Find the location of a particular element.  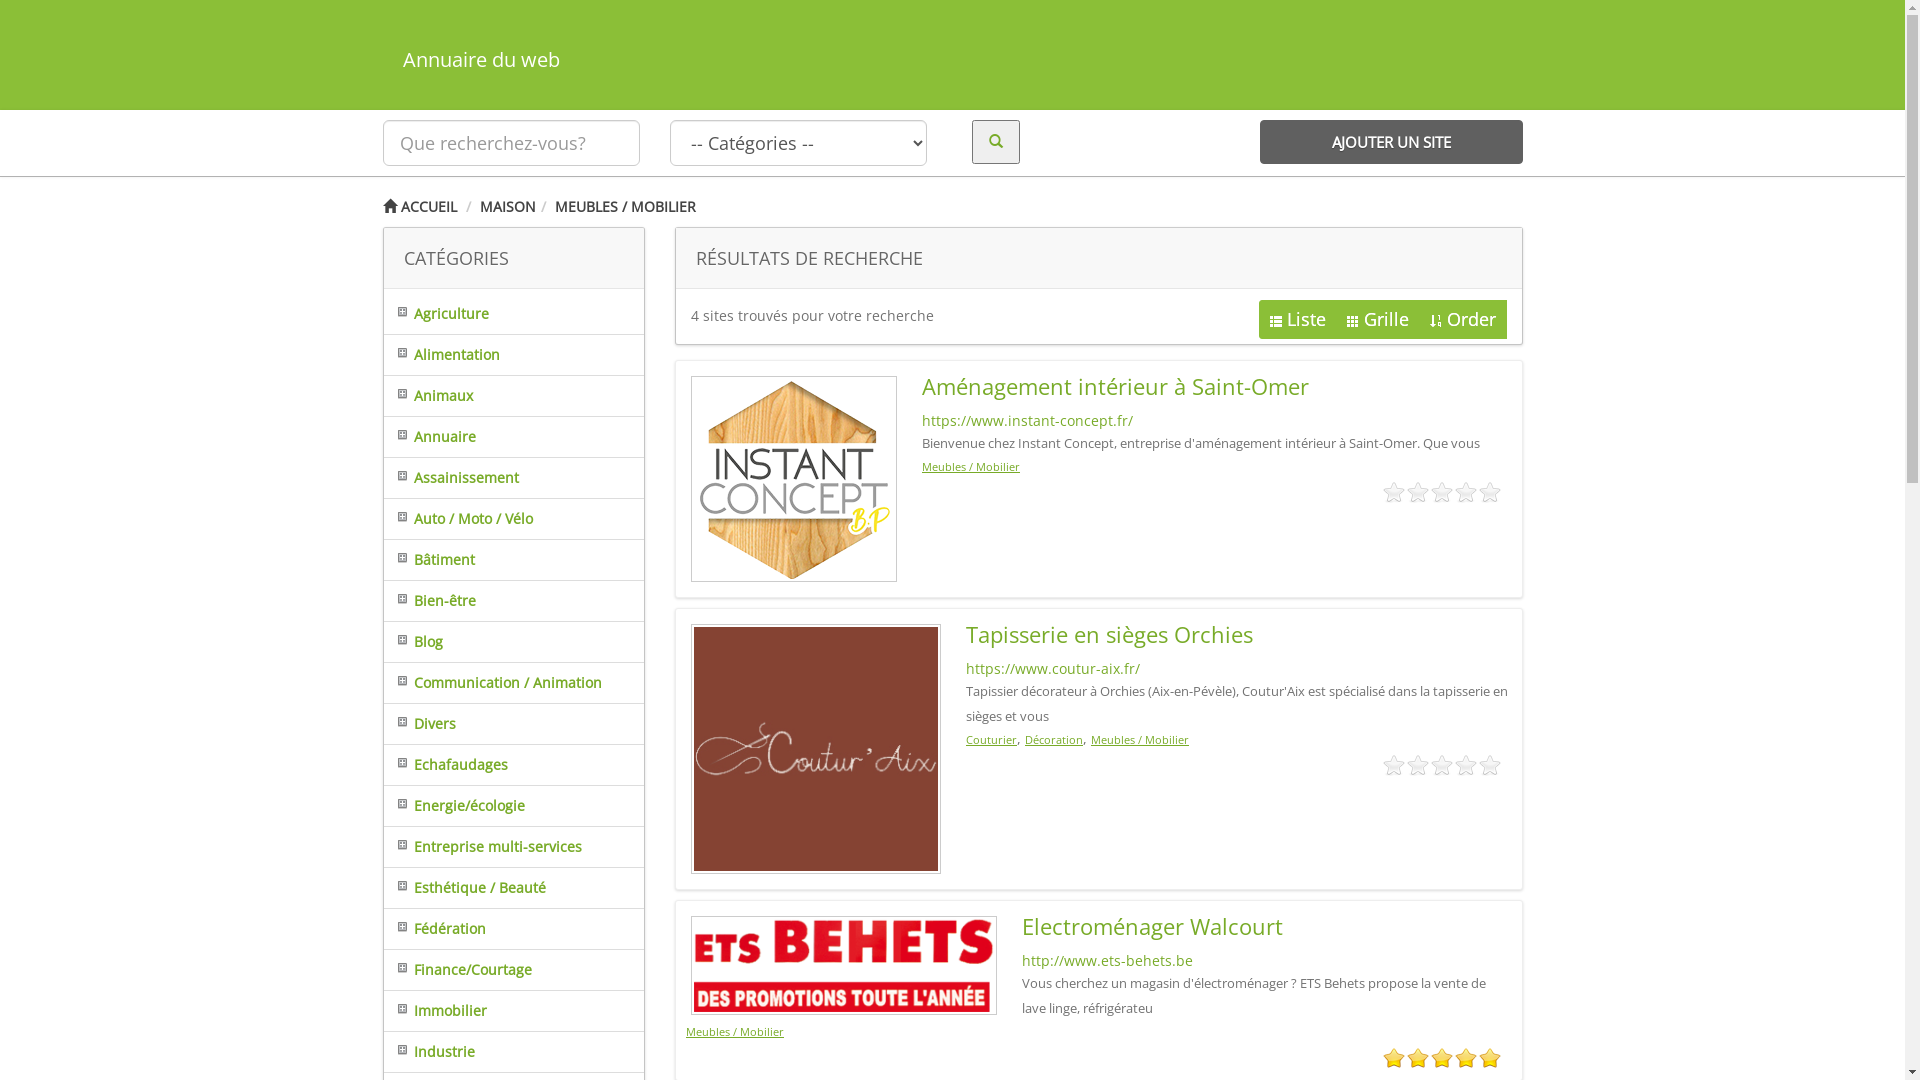

'Assainissement' is located at coordinates (450, 477).